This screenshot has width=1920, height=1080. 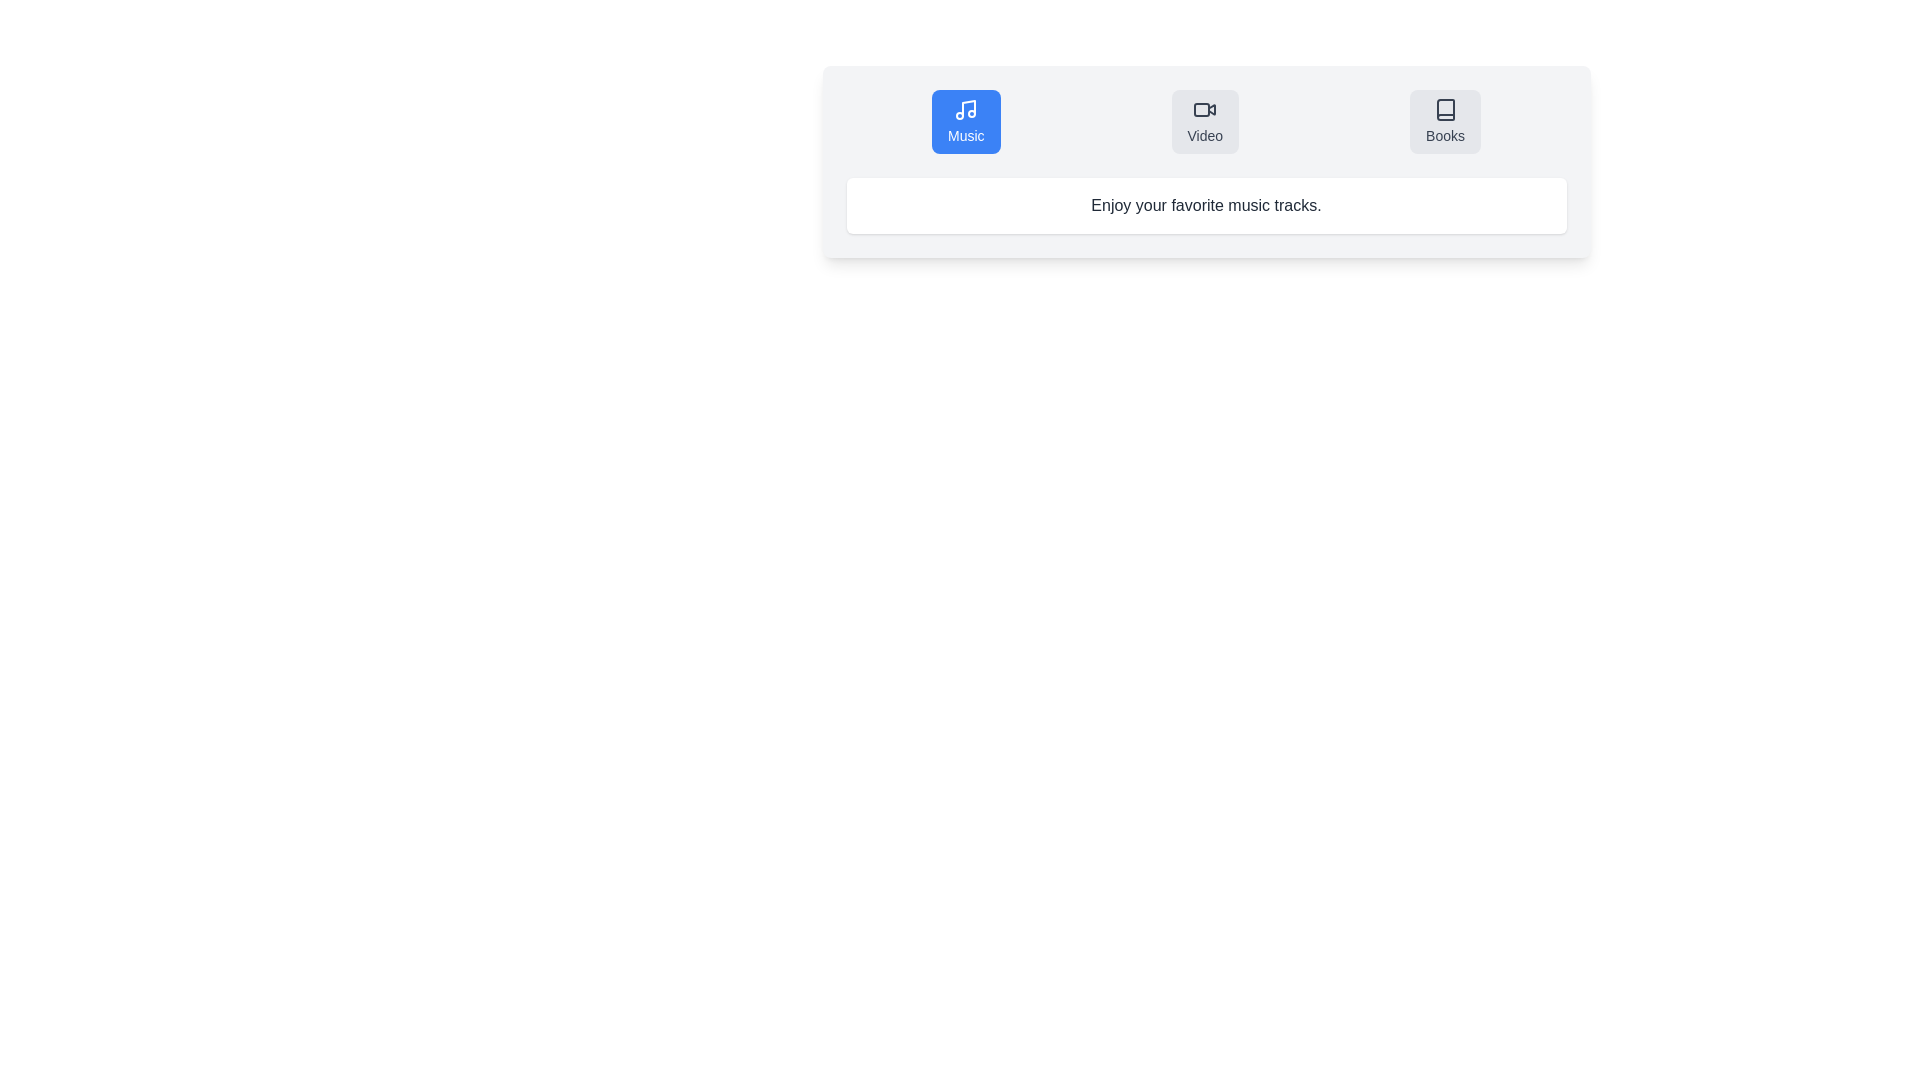 What do you see at coordinates (966, 122) in the screenshot?
I see `the 'Music' navigation button, which is the first button in a row of three at the top of the interface` at bounding box center [966, 122].